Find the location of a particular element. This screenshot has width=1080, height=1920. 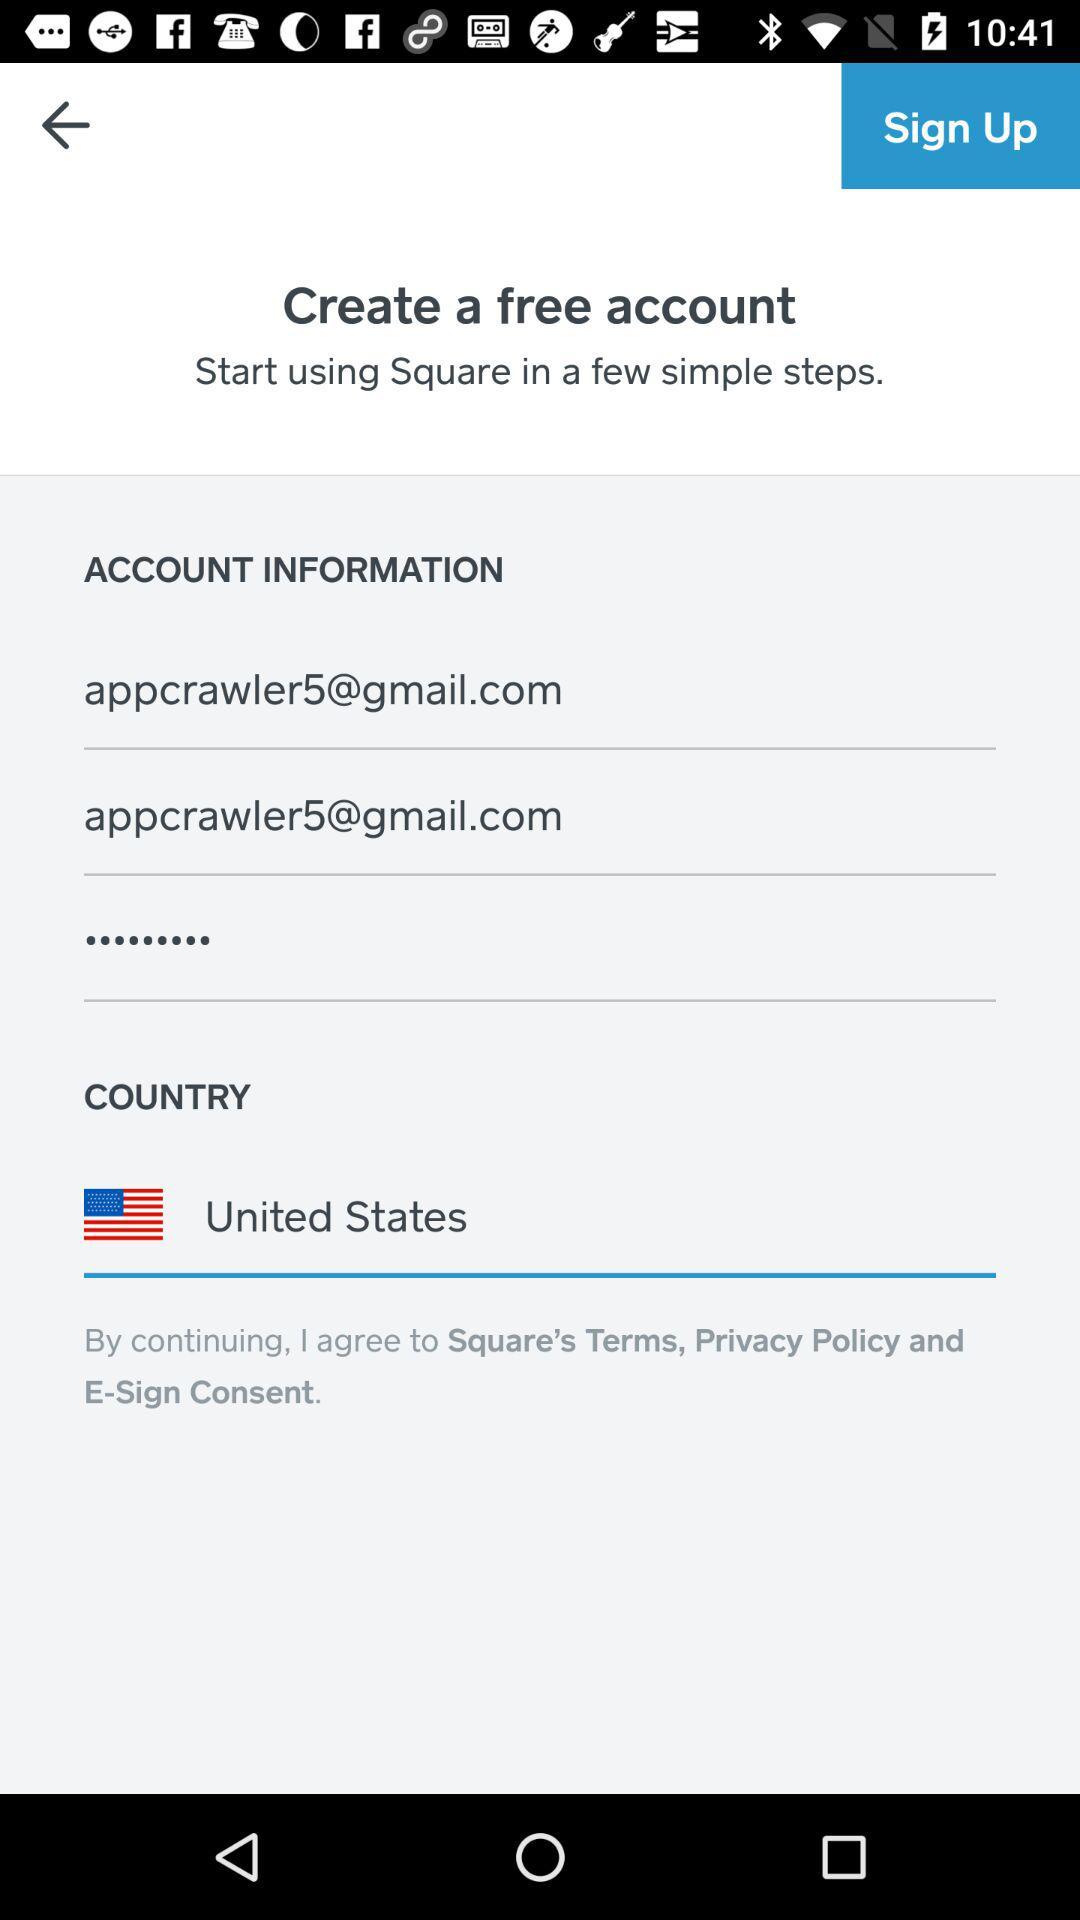

the text below account information is located at coordinates (540, 687).